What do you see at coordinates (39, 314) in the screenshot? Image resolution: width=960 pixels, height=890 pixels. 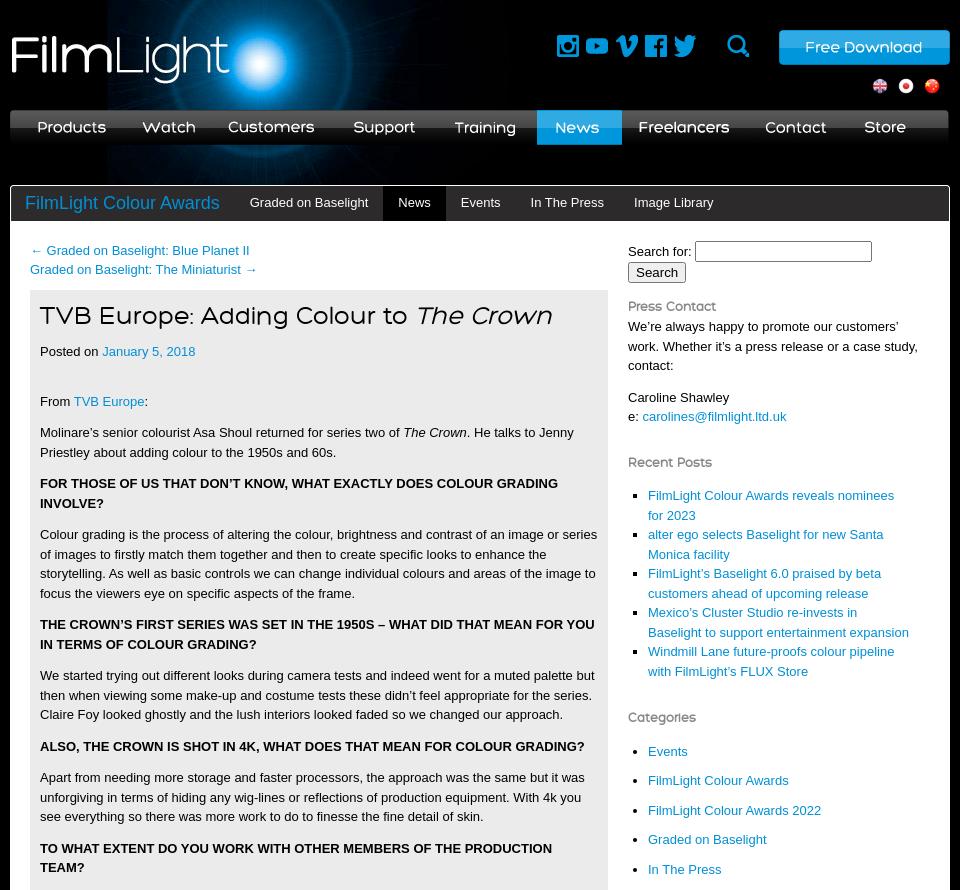 I see `'TVB Europe: Adding Colour to'` at bounding box center [39, 314].